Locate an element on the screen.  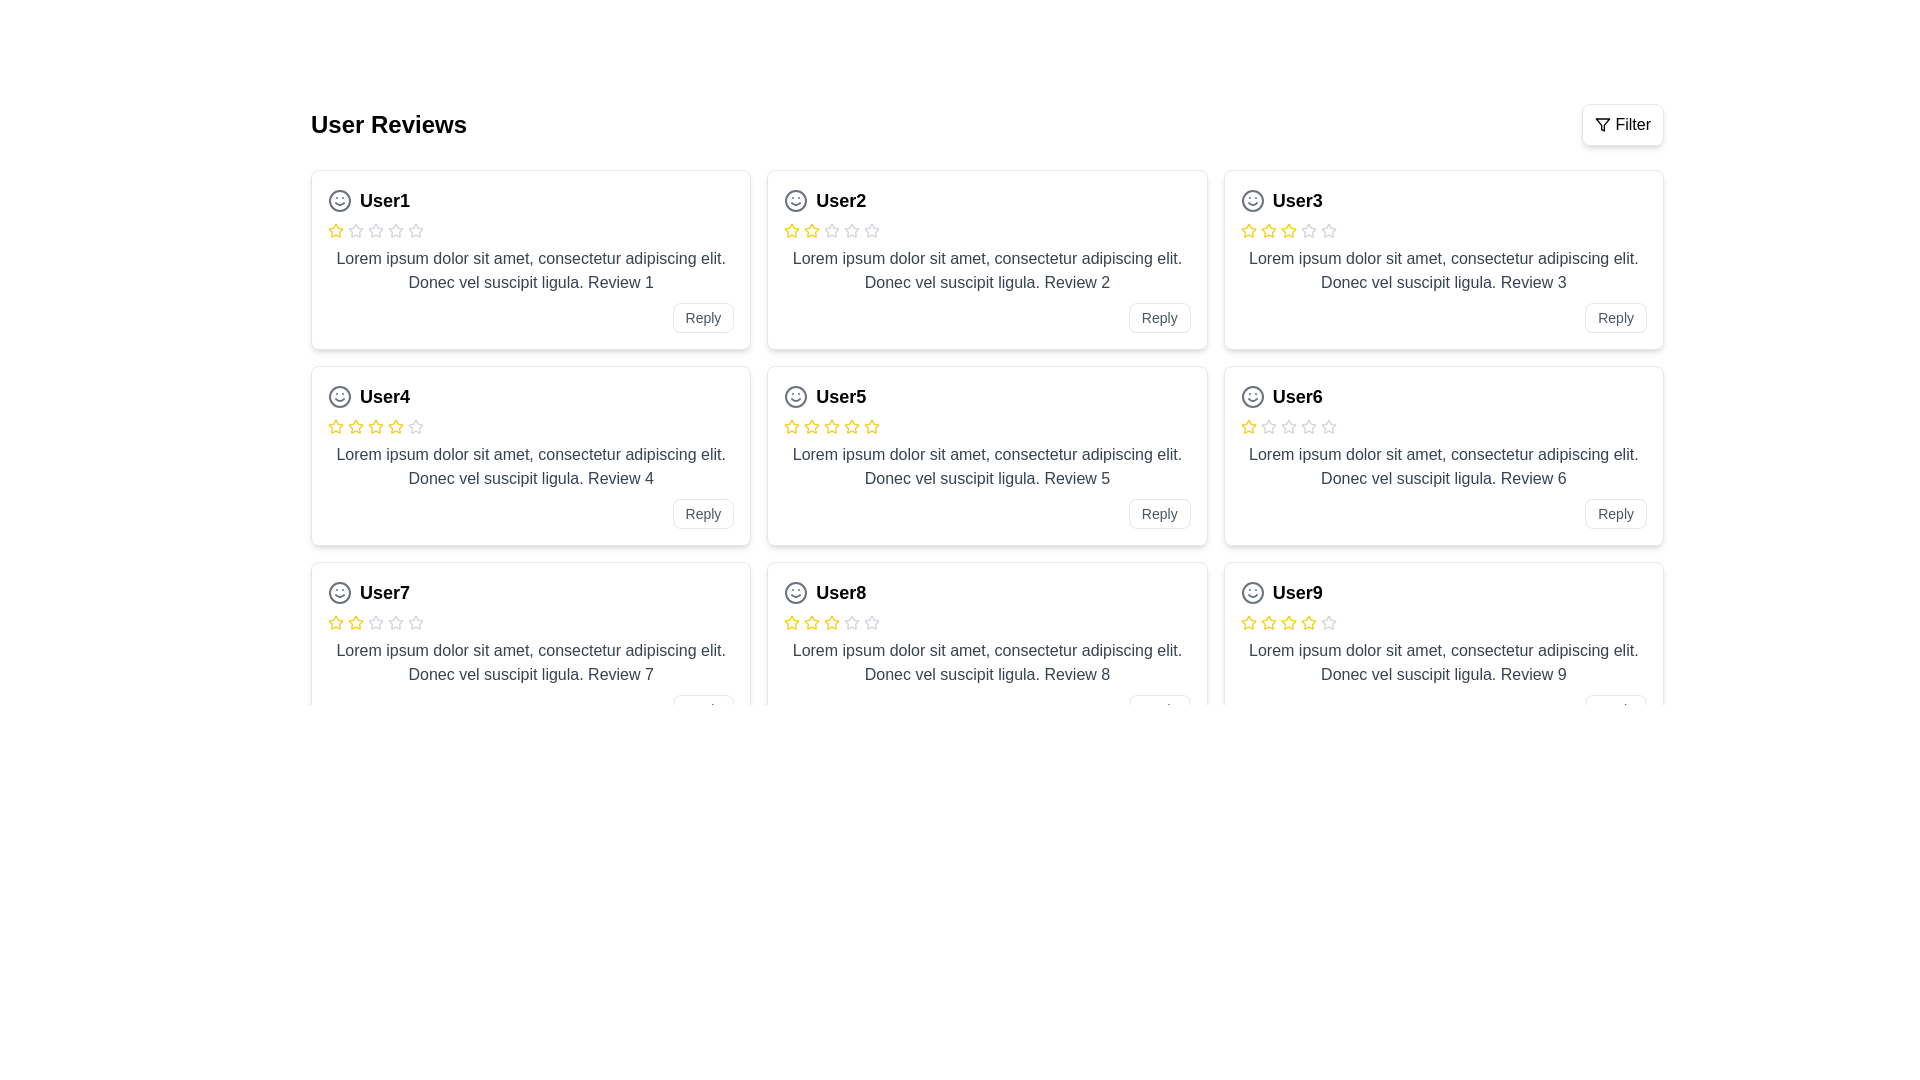
the text label displaying 'User5', which is bold and prominently styled, located in the second row and second column of the user reviews grid, slightly to the right of the smiley face icon is located at coordinates (841, 397).